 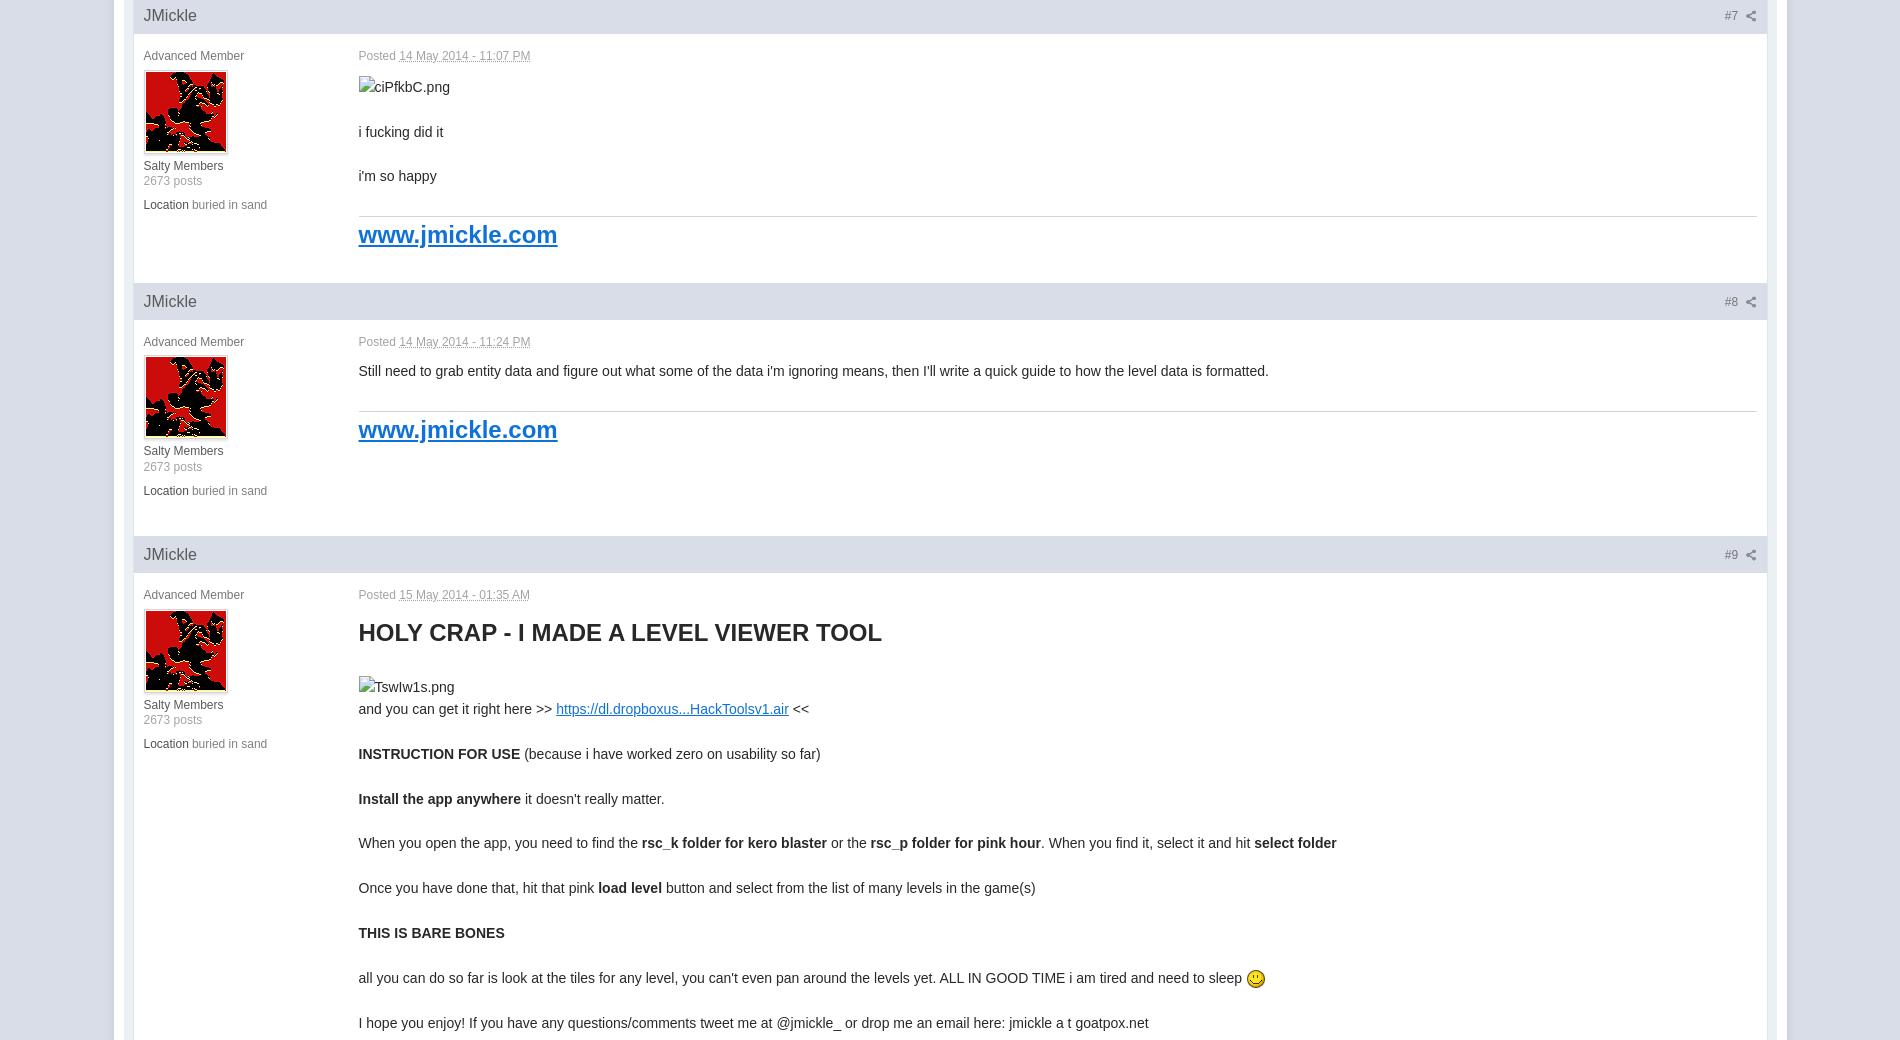 I want to click on 'THIS IS BARE BONES', so click(x=356, y=932).